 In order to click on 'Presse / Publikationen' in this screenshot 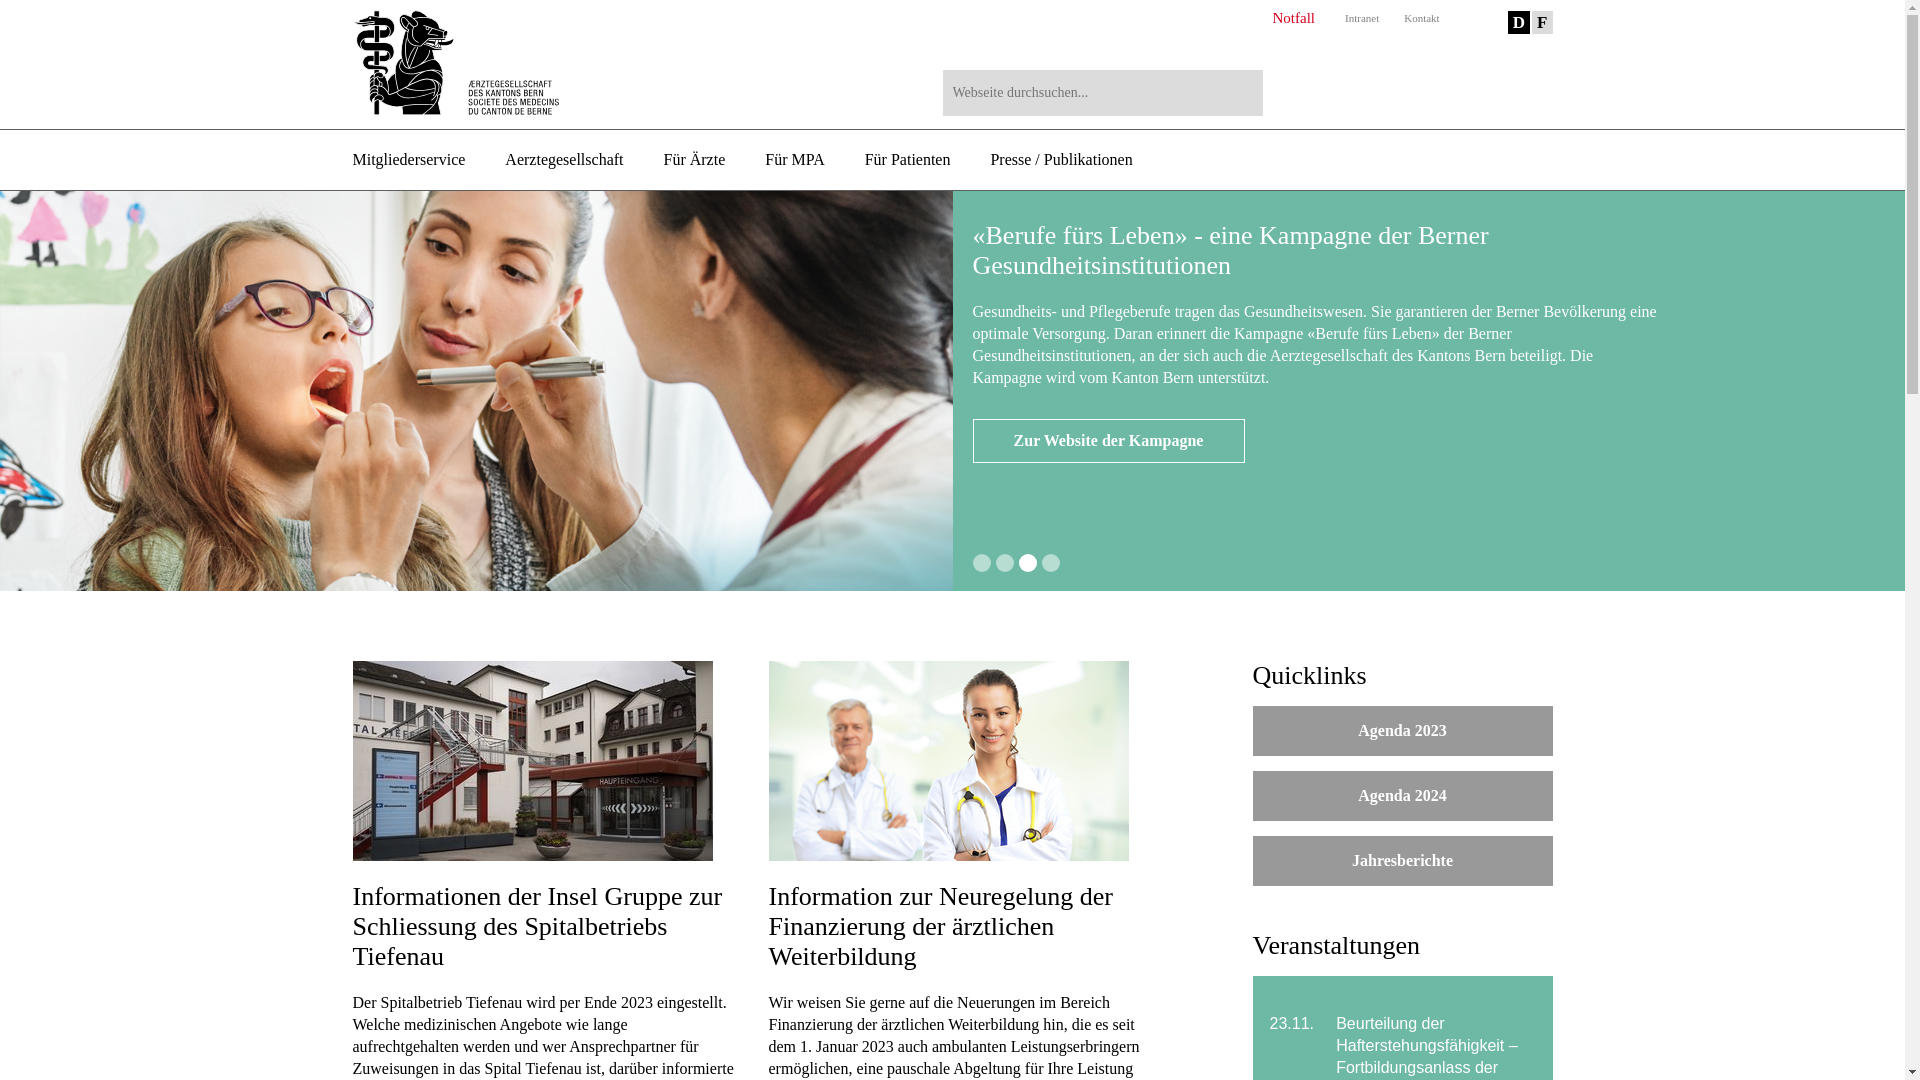, I will do `click(1059, 158)`.